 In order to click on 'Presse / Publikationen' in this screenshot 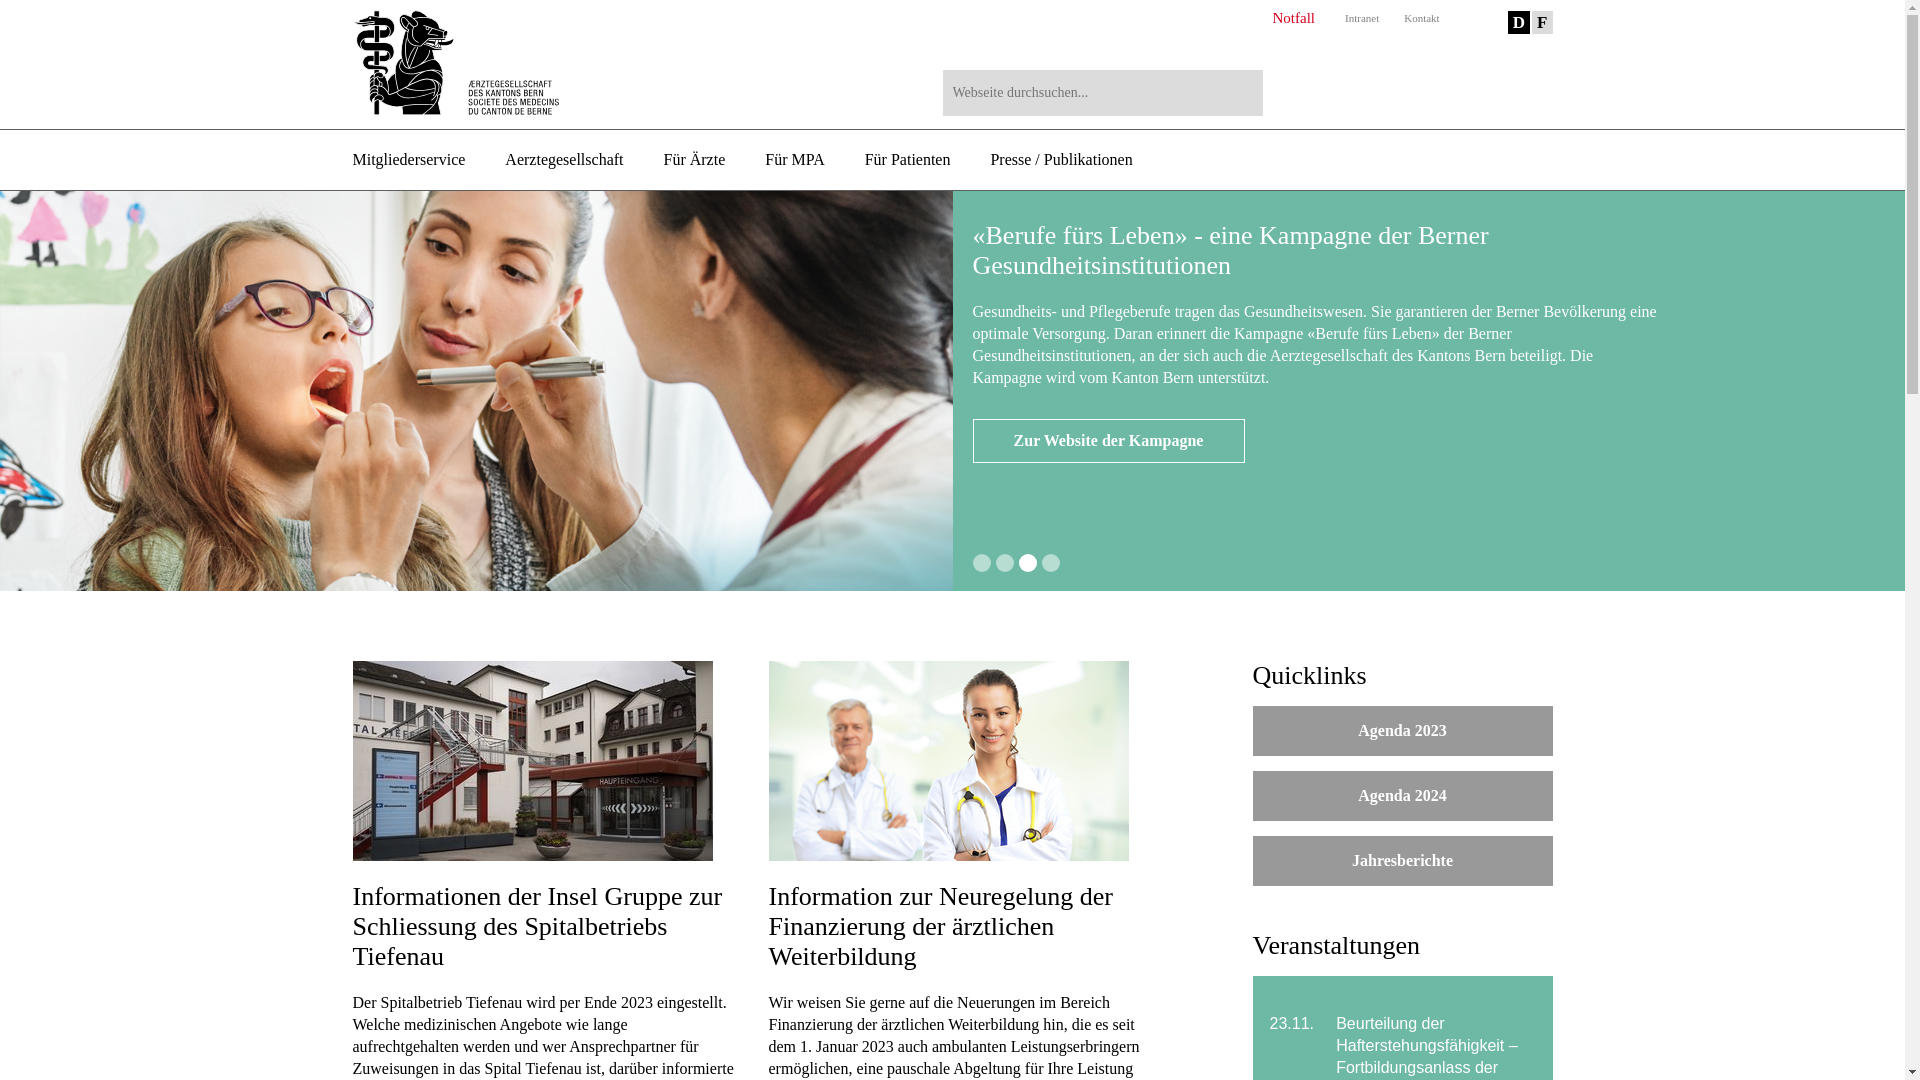, I will do `click(1059, 158)`.